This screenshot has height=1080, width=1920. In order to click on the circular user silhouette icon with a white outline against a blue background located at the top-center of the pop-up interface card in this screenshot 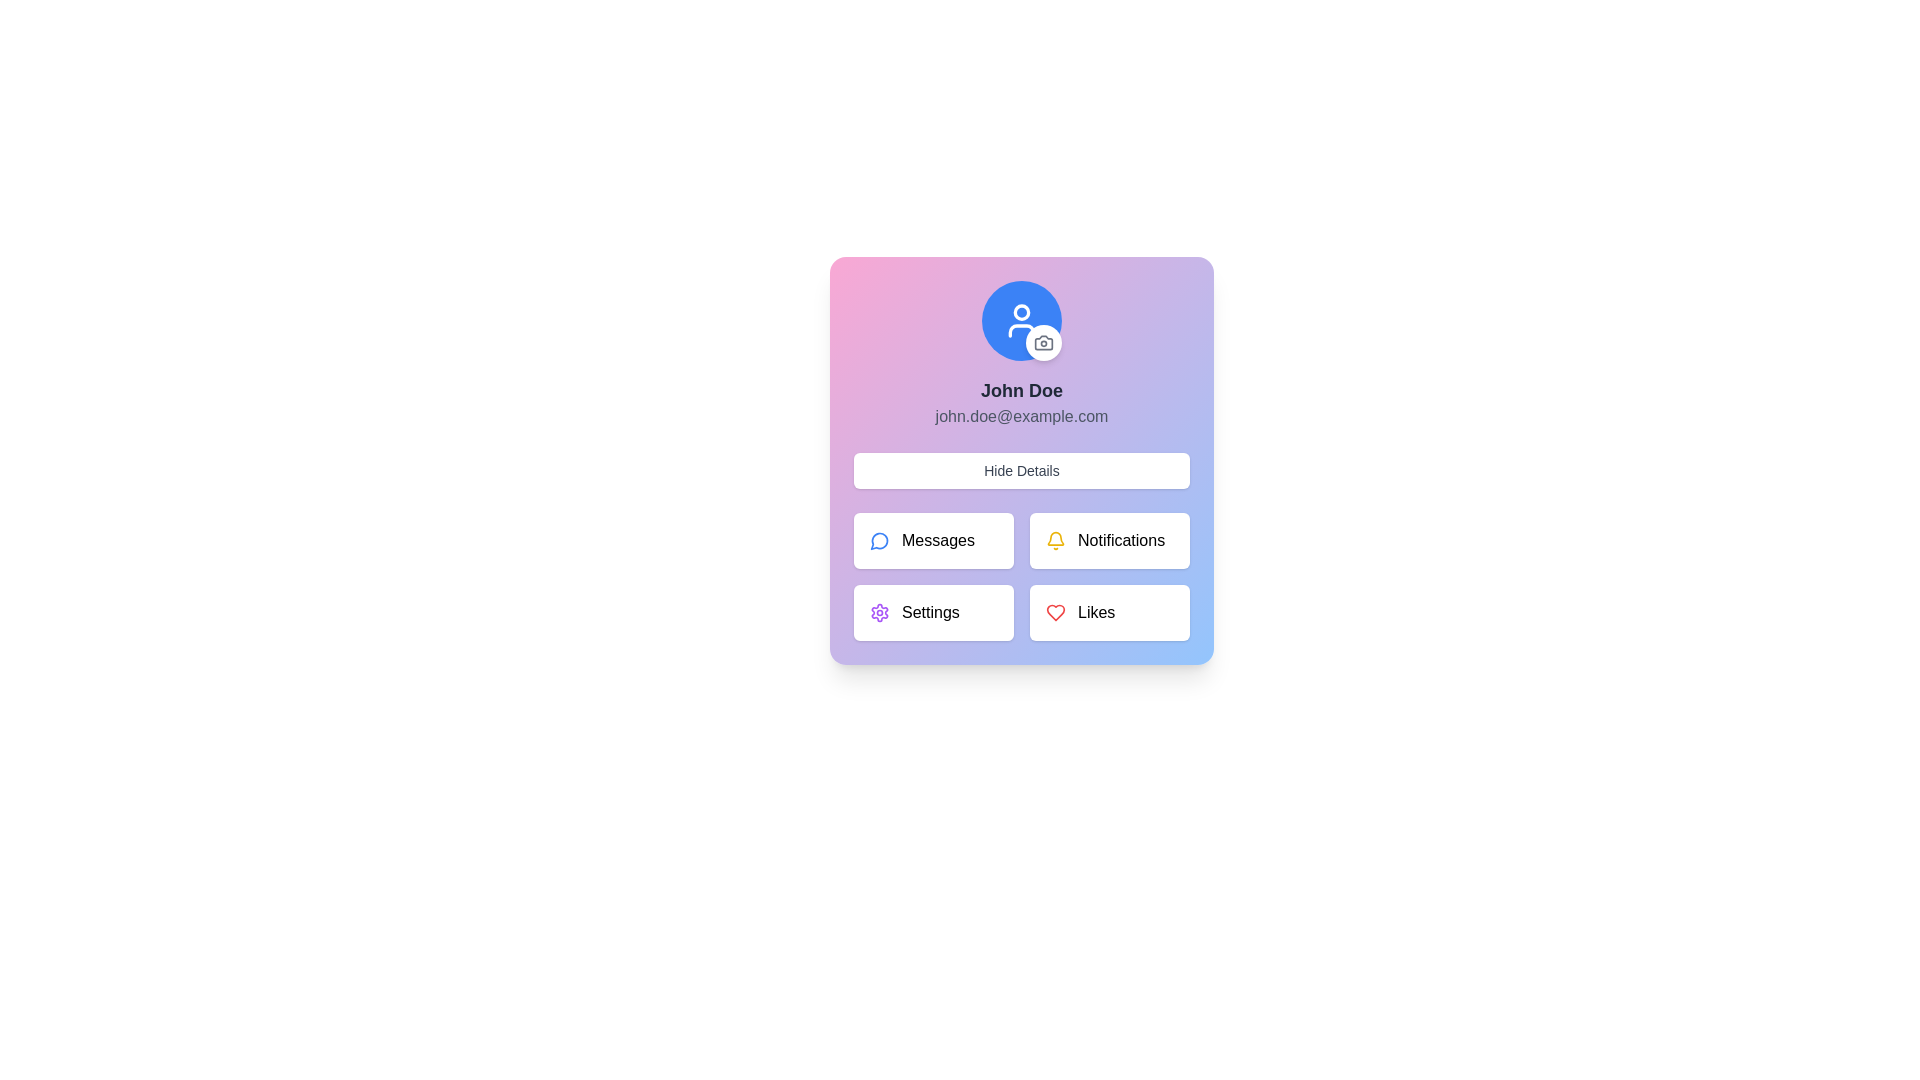, I will do `click(1022, 319)`.